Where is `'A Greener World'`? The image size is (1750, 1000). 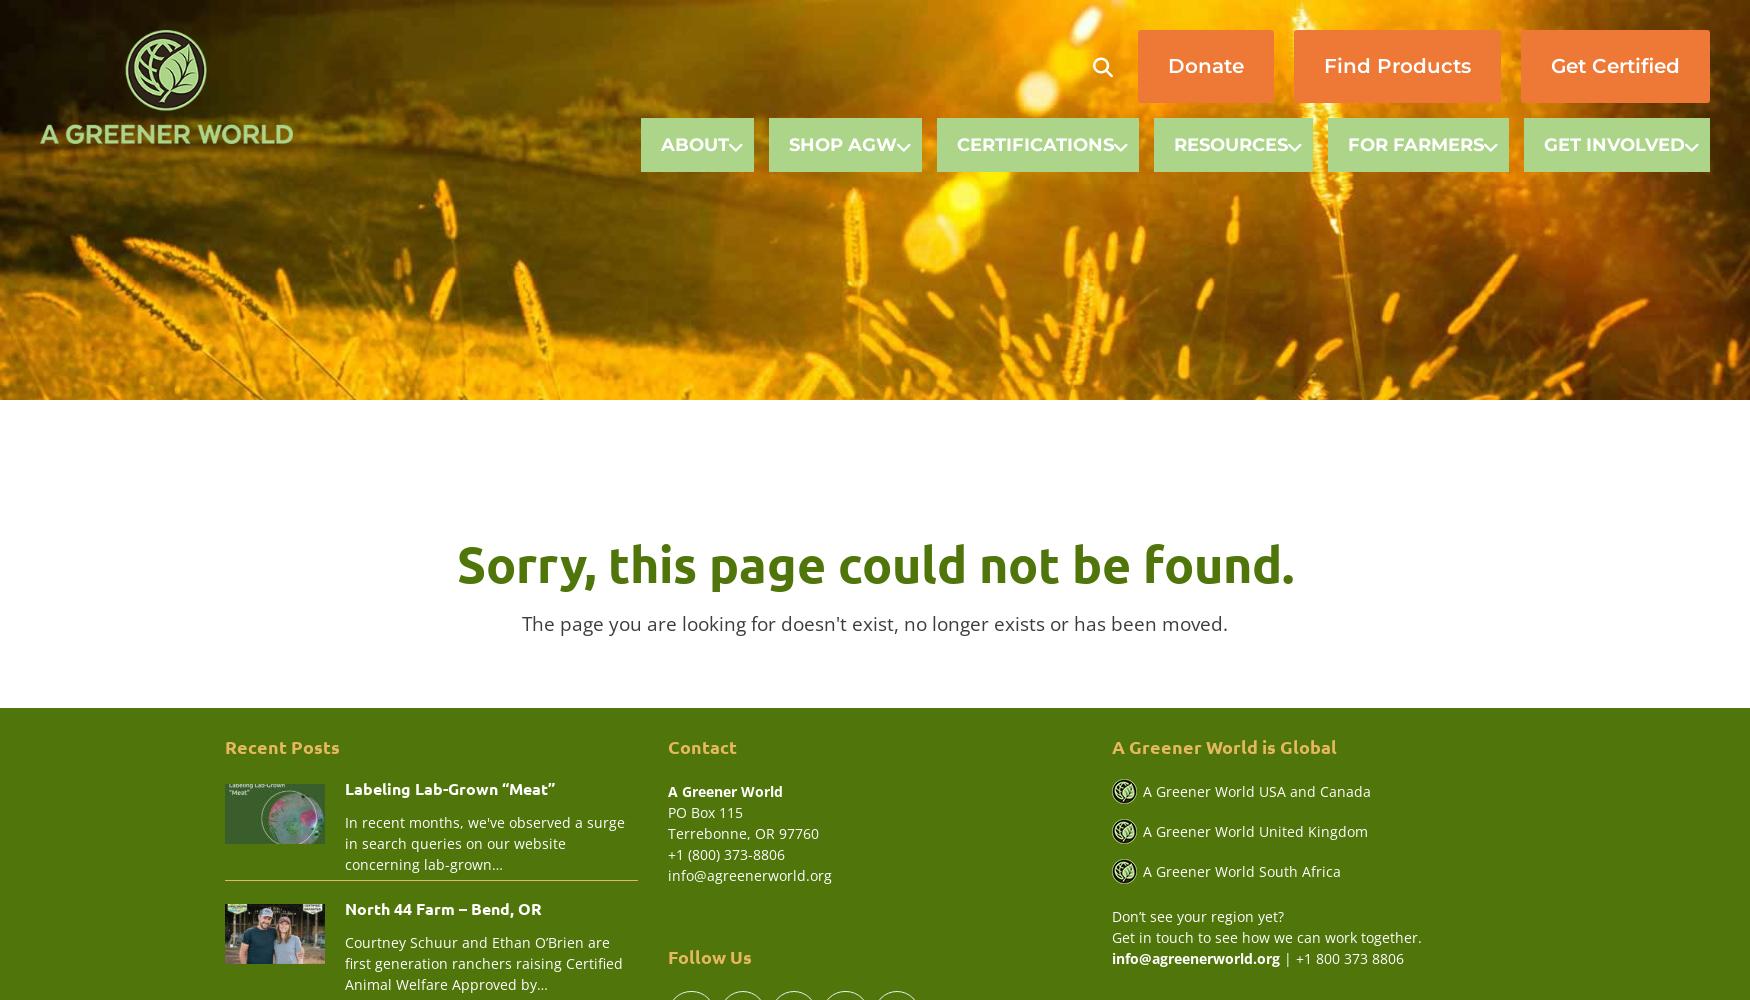
'A Greener World' is located at coordinates (725, 790).